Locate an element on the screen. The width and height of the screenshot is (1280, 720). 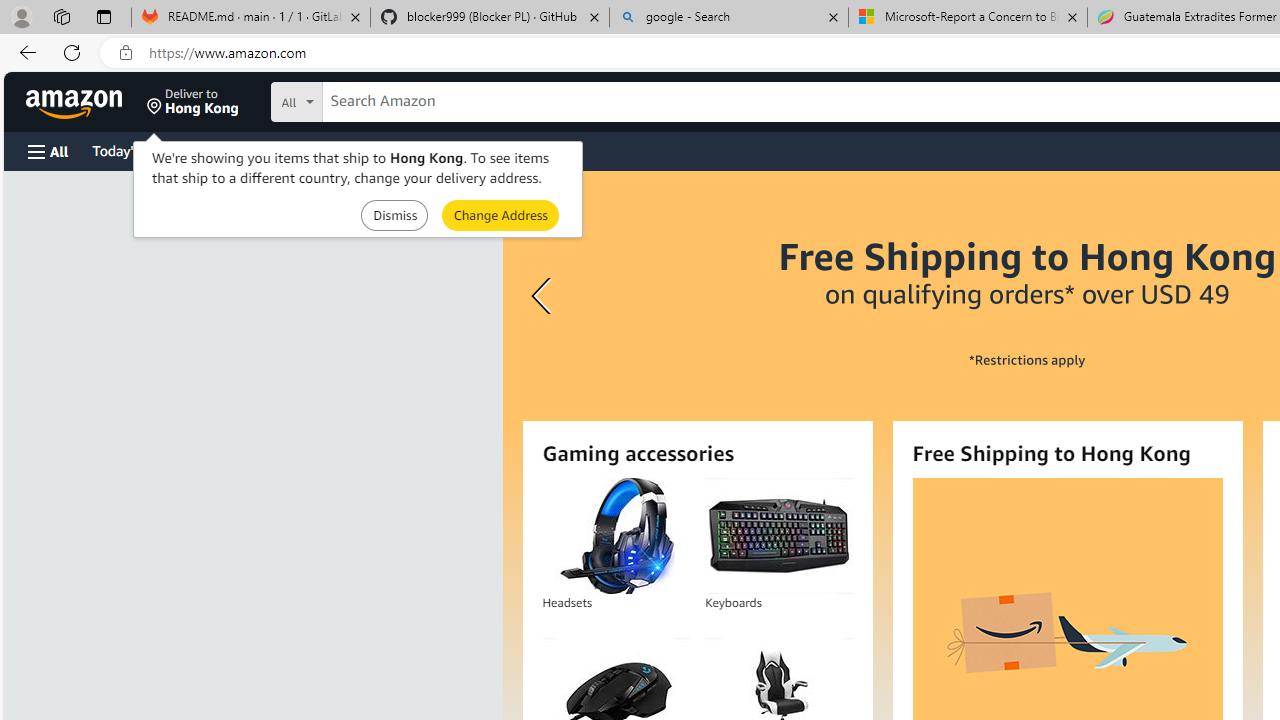
'Search in' is located at coordinates (371, 99).